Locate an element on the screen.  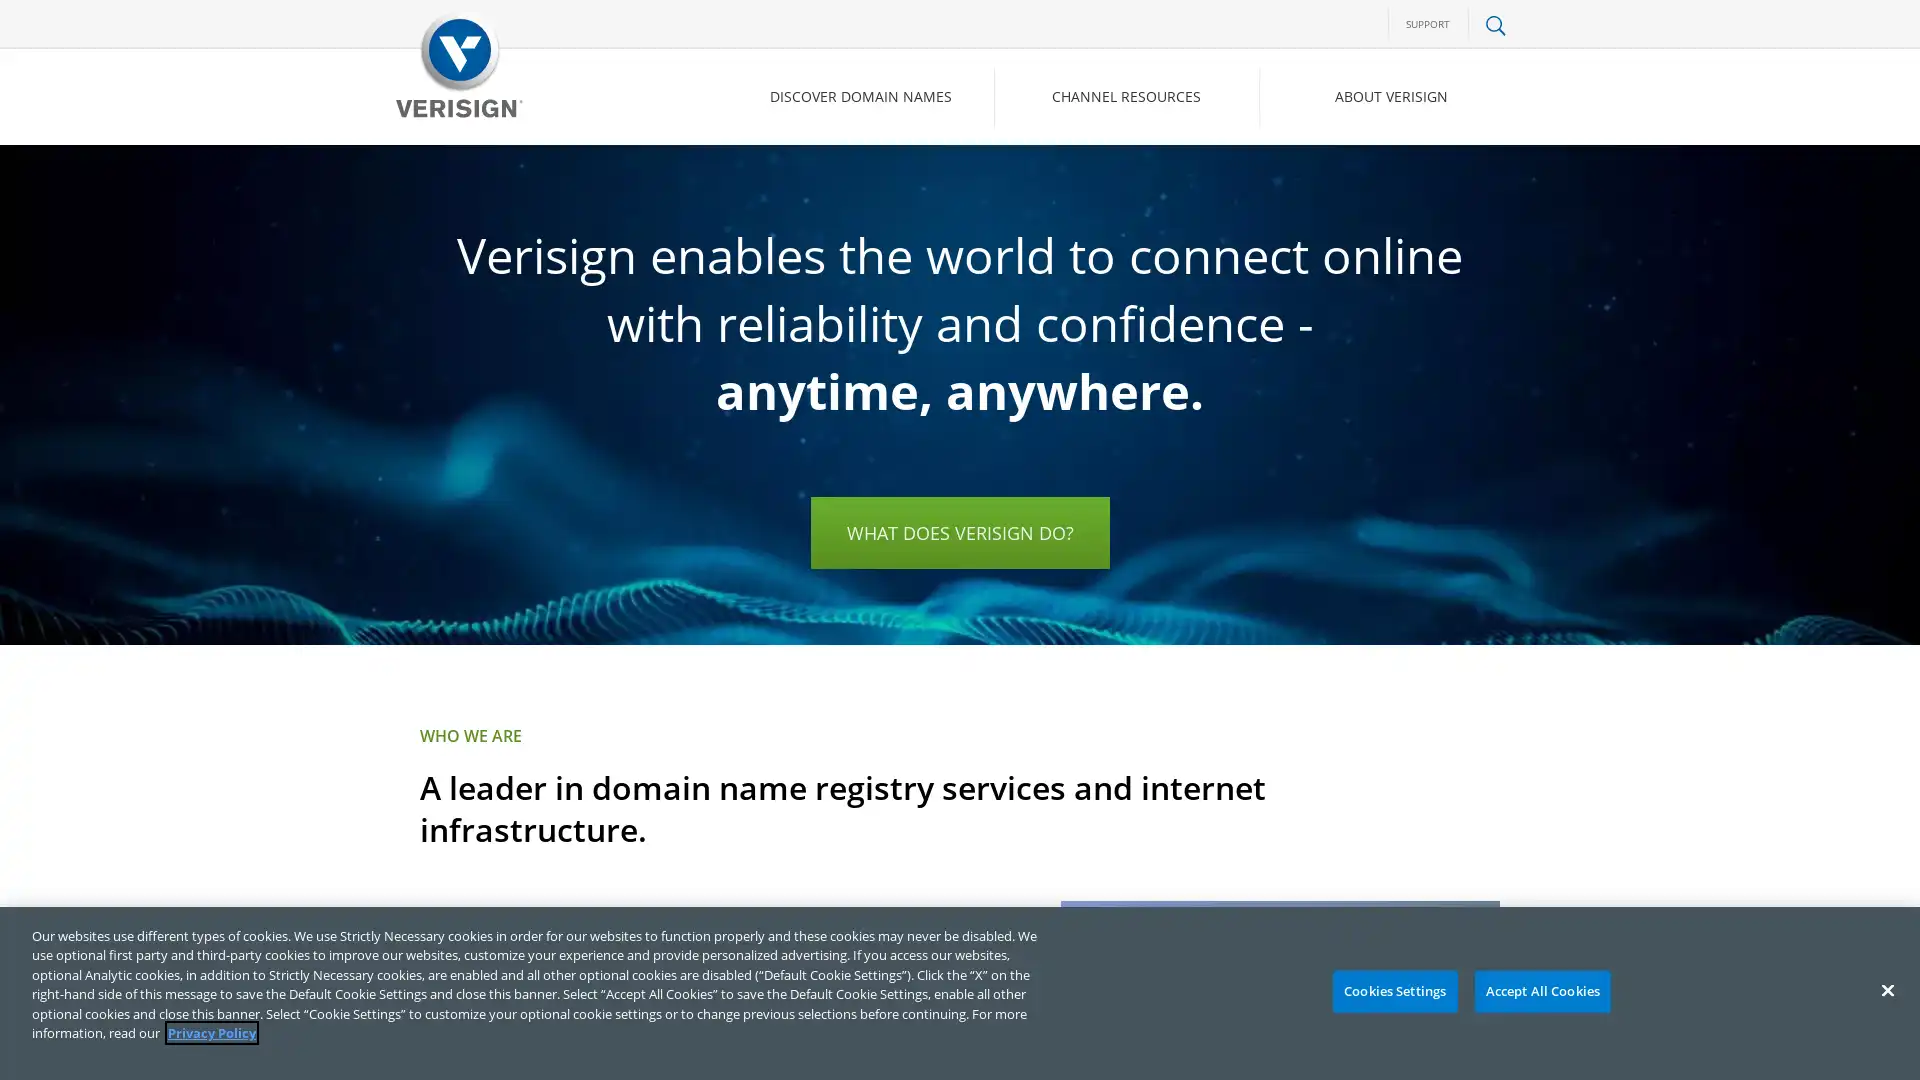
Cookies Settings is located at coordinates (1393, 991).